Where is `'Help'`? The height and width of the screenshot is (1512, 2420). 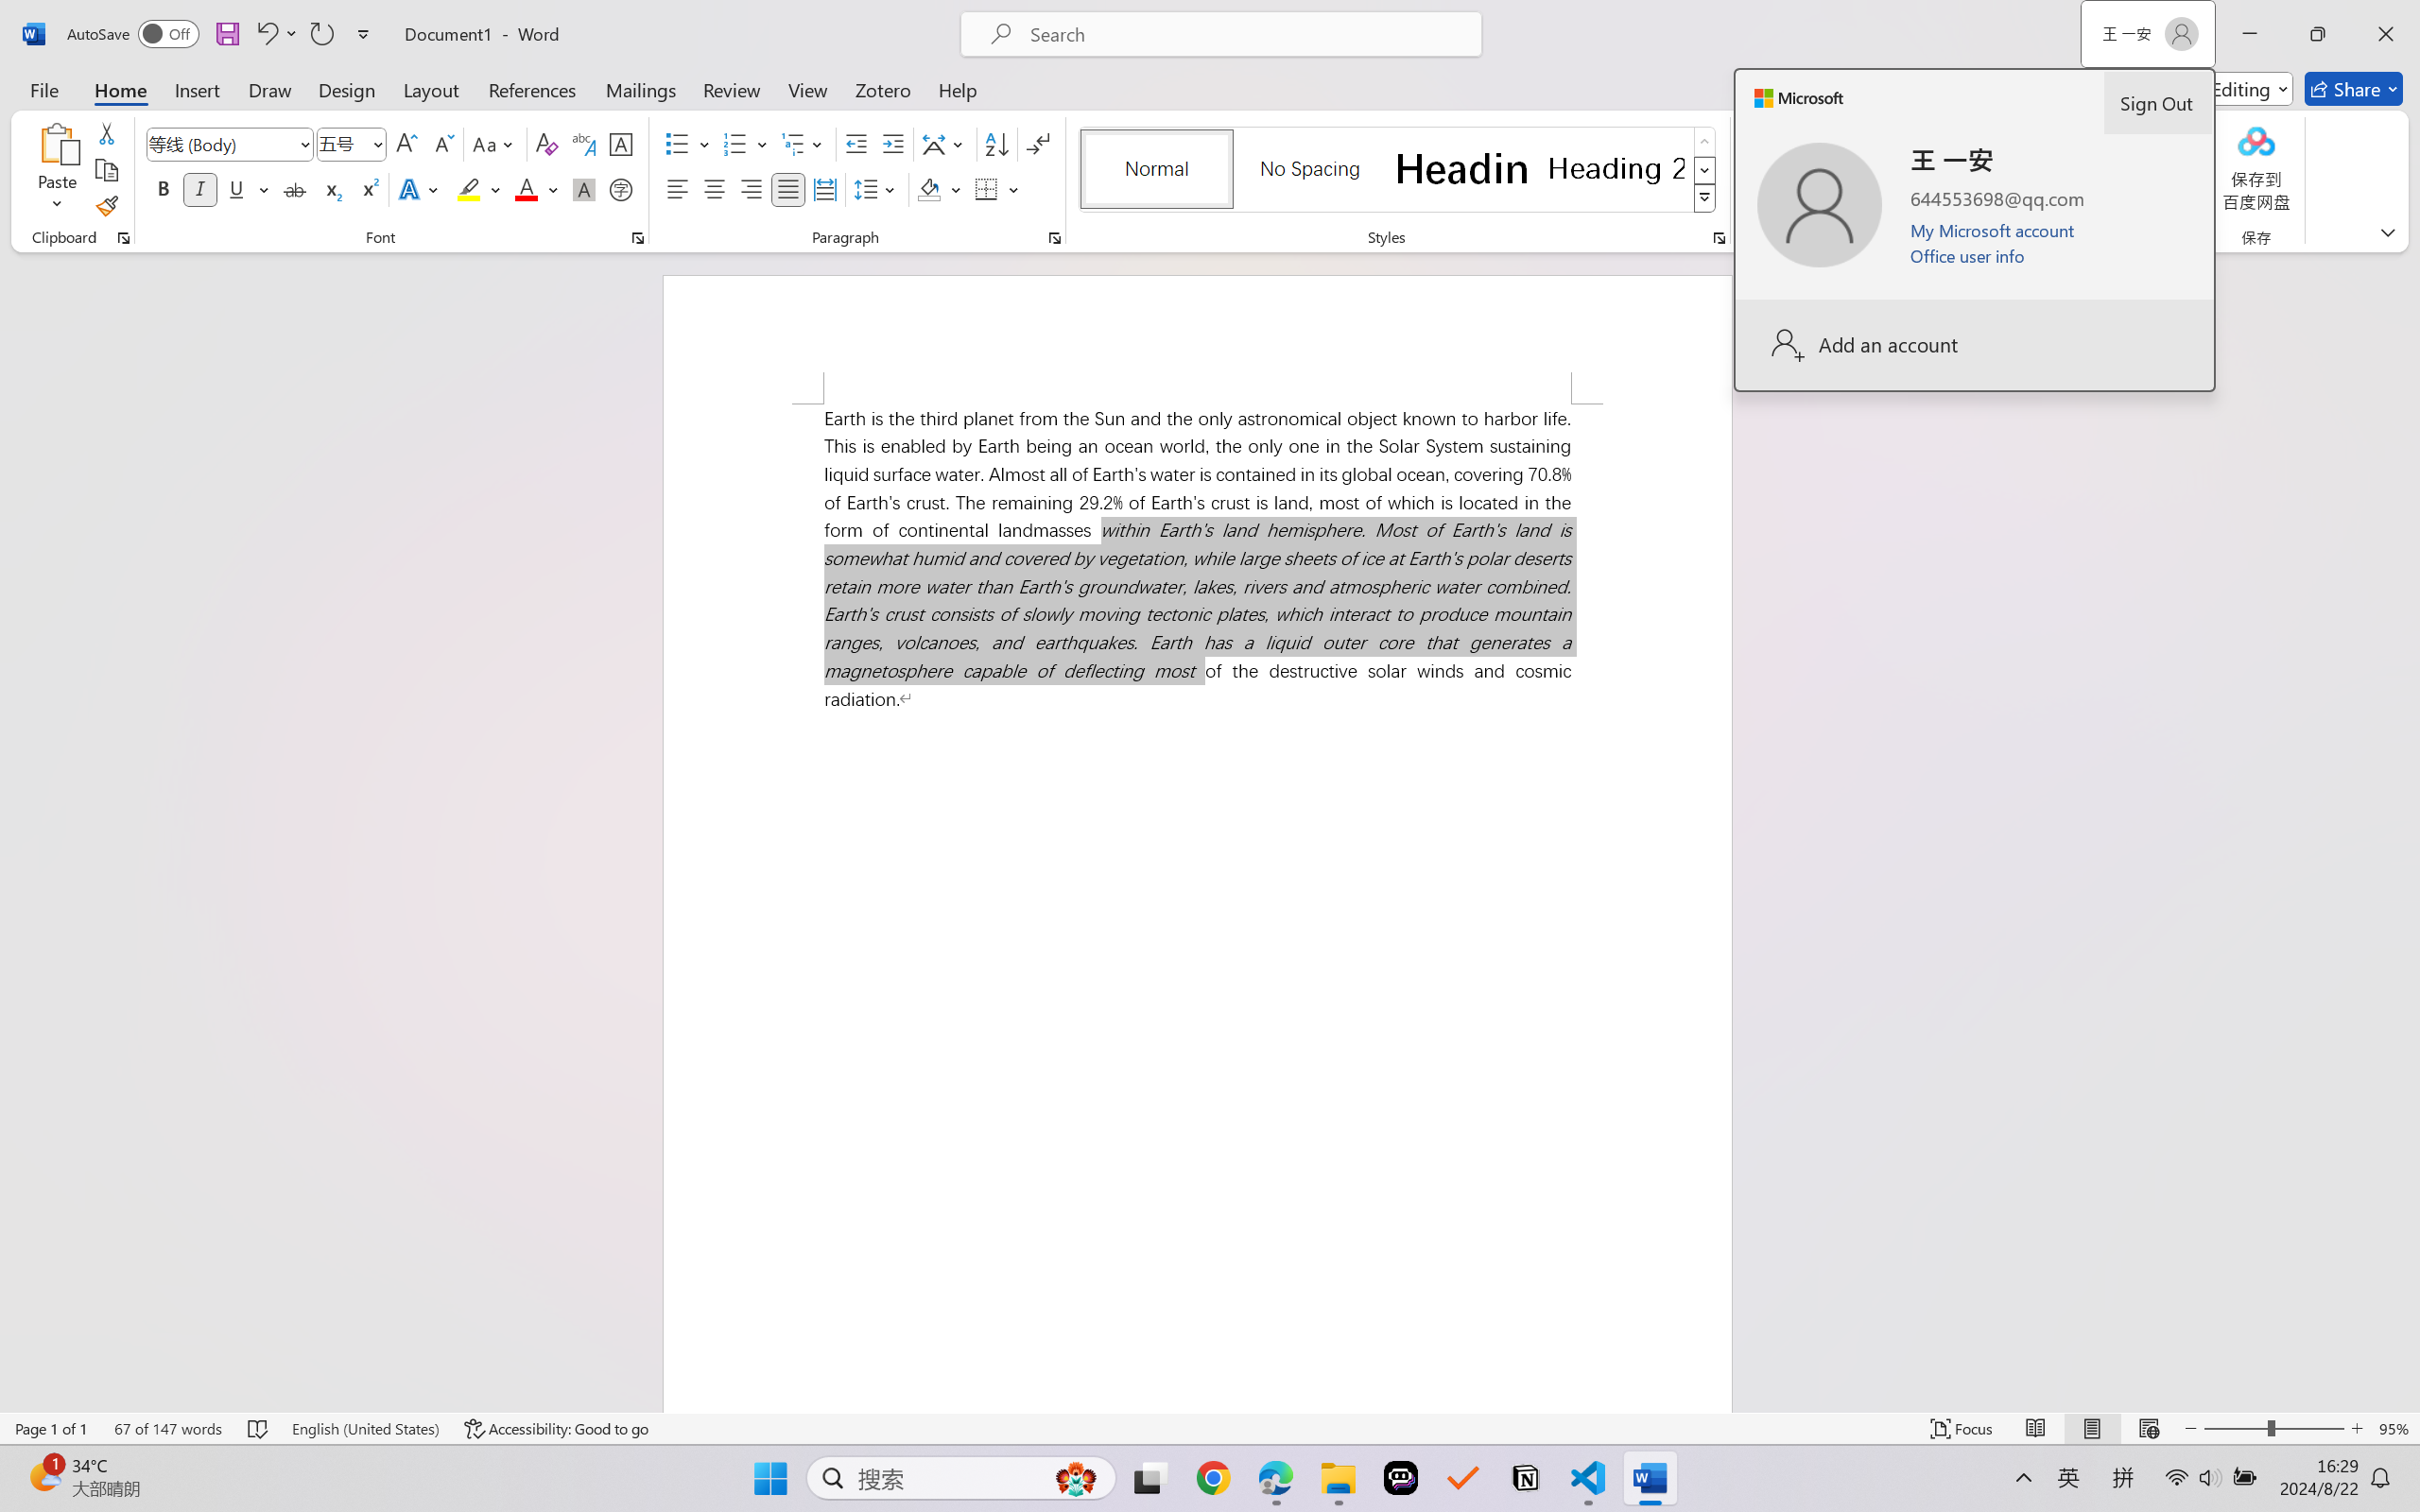 'Help' is located at coordinates (956, 88).